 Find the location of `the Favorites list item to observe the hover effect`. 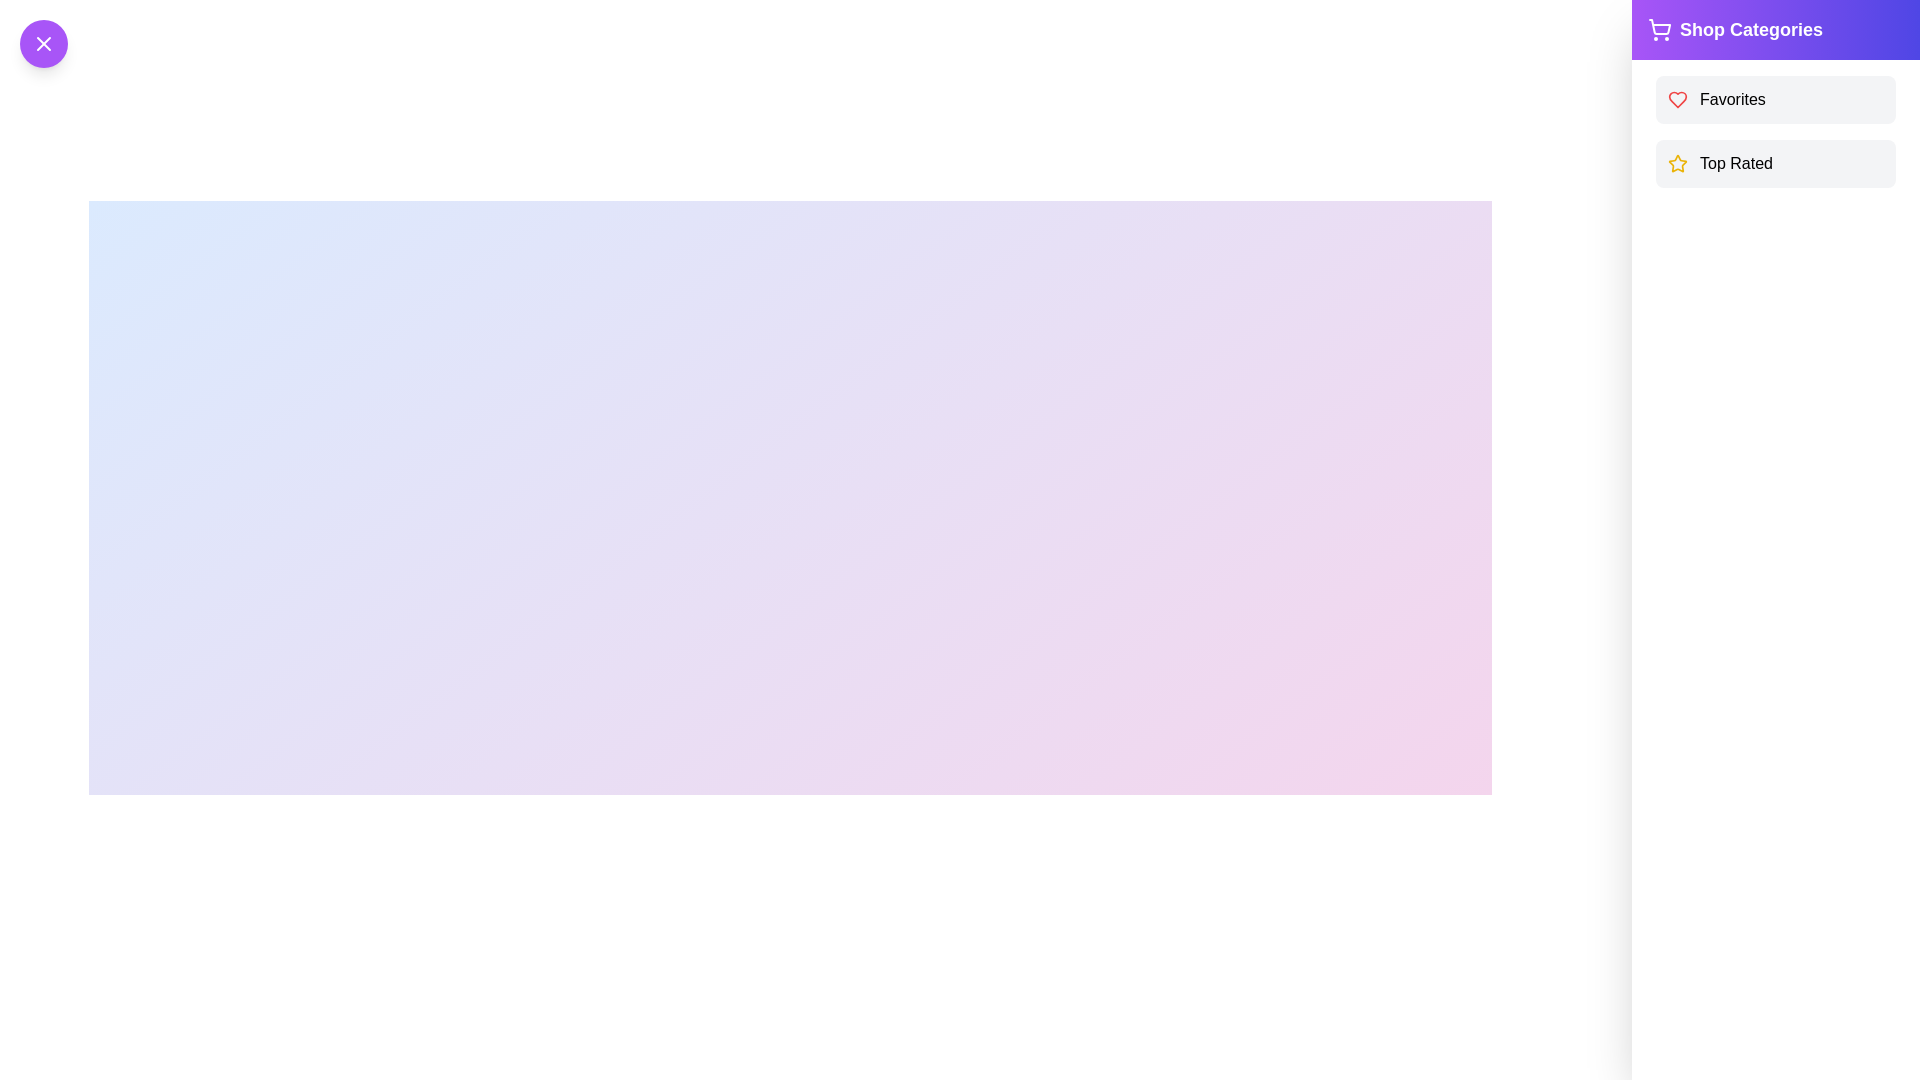

the Favorites list item to observe the hover effect is located at coordinates (1776, 100).